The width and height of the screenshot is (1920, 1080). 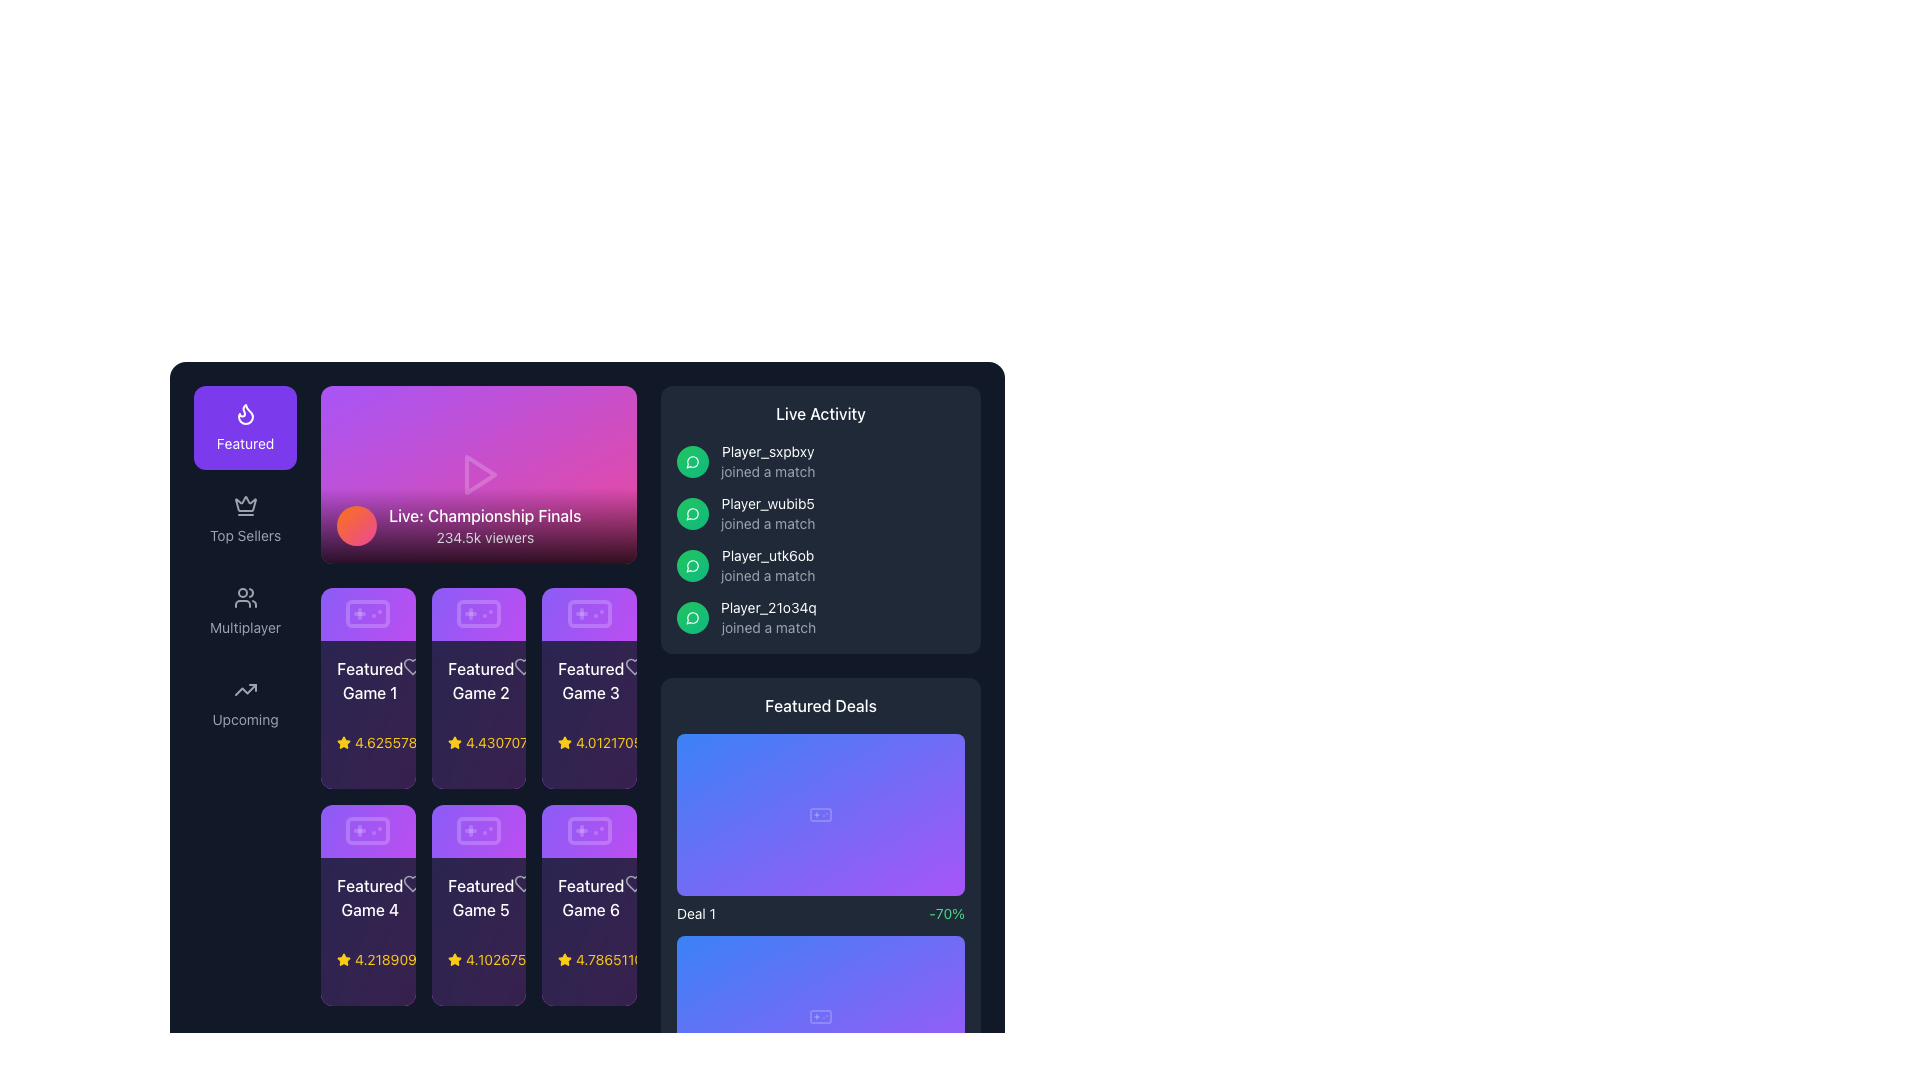 What do you see at coordinates (368, 742) in the screenshot?
I see `the rating displayed in the bottom-left corner of the 'Featured Game 1' tile, which is part of the ratings and metadata panel` at bounding box center [368, 742].